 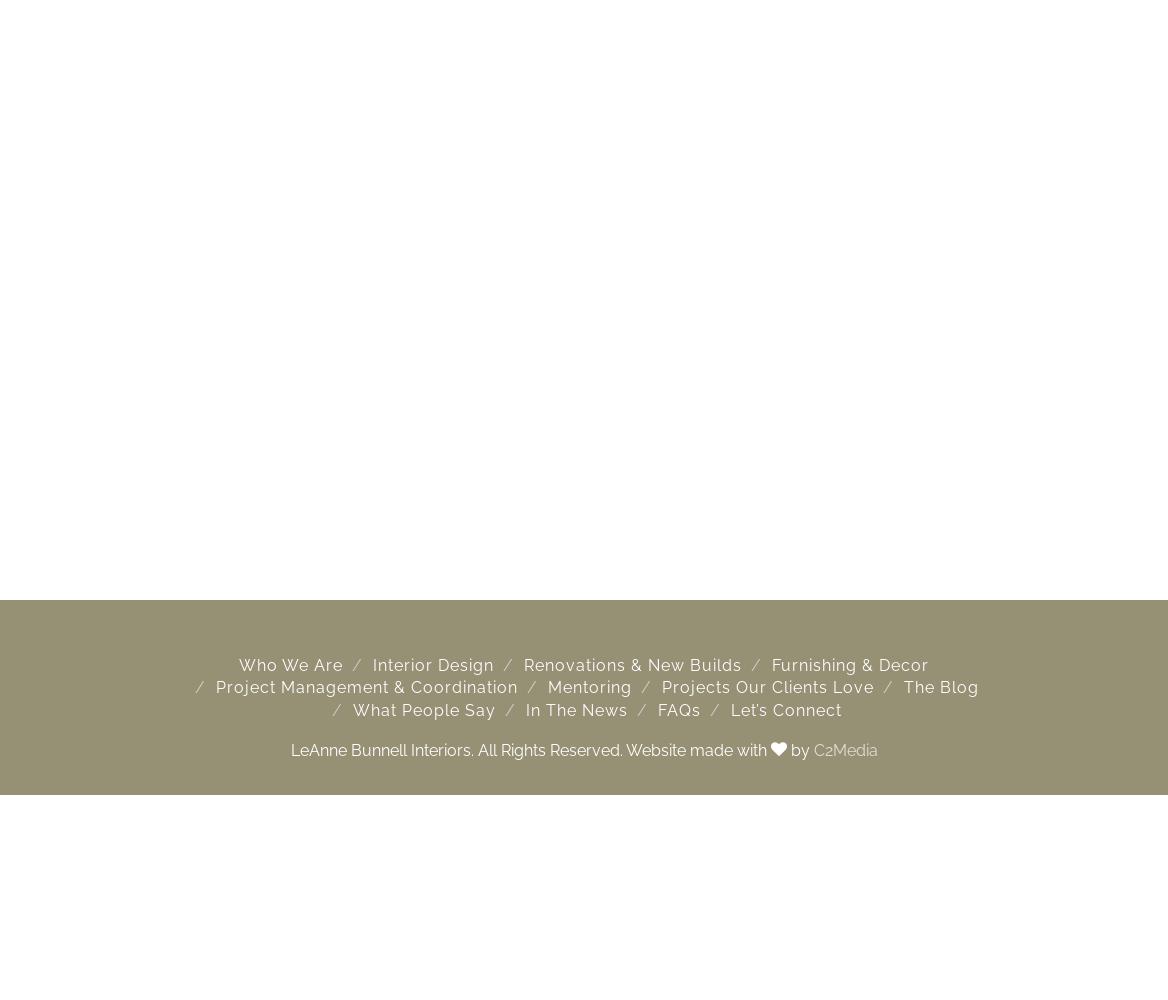 What do you see at coordinates (677, 708) in the screenshot?
I see `'FAQs'` at bounding box center [677, 708].